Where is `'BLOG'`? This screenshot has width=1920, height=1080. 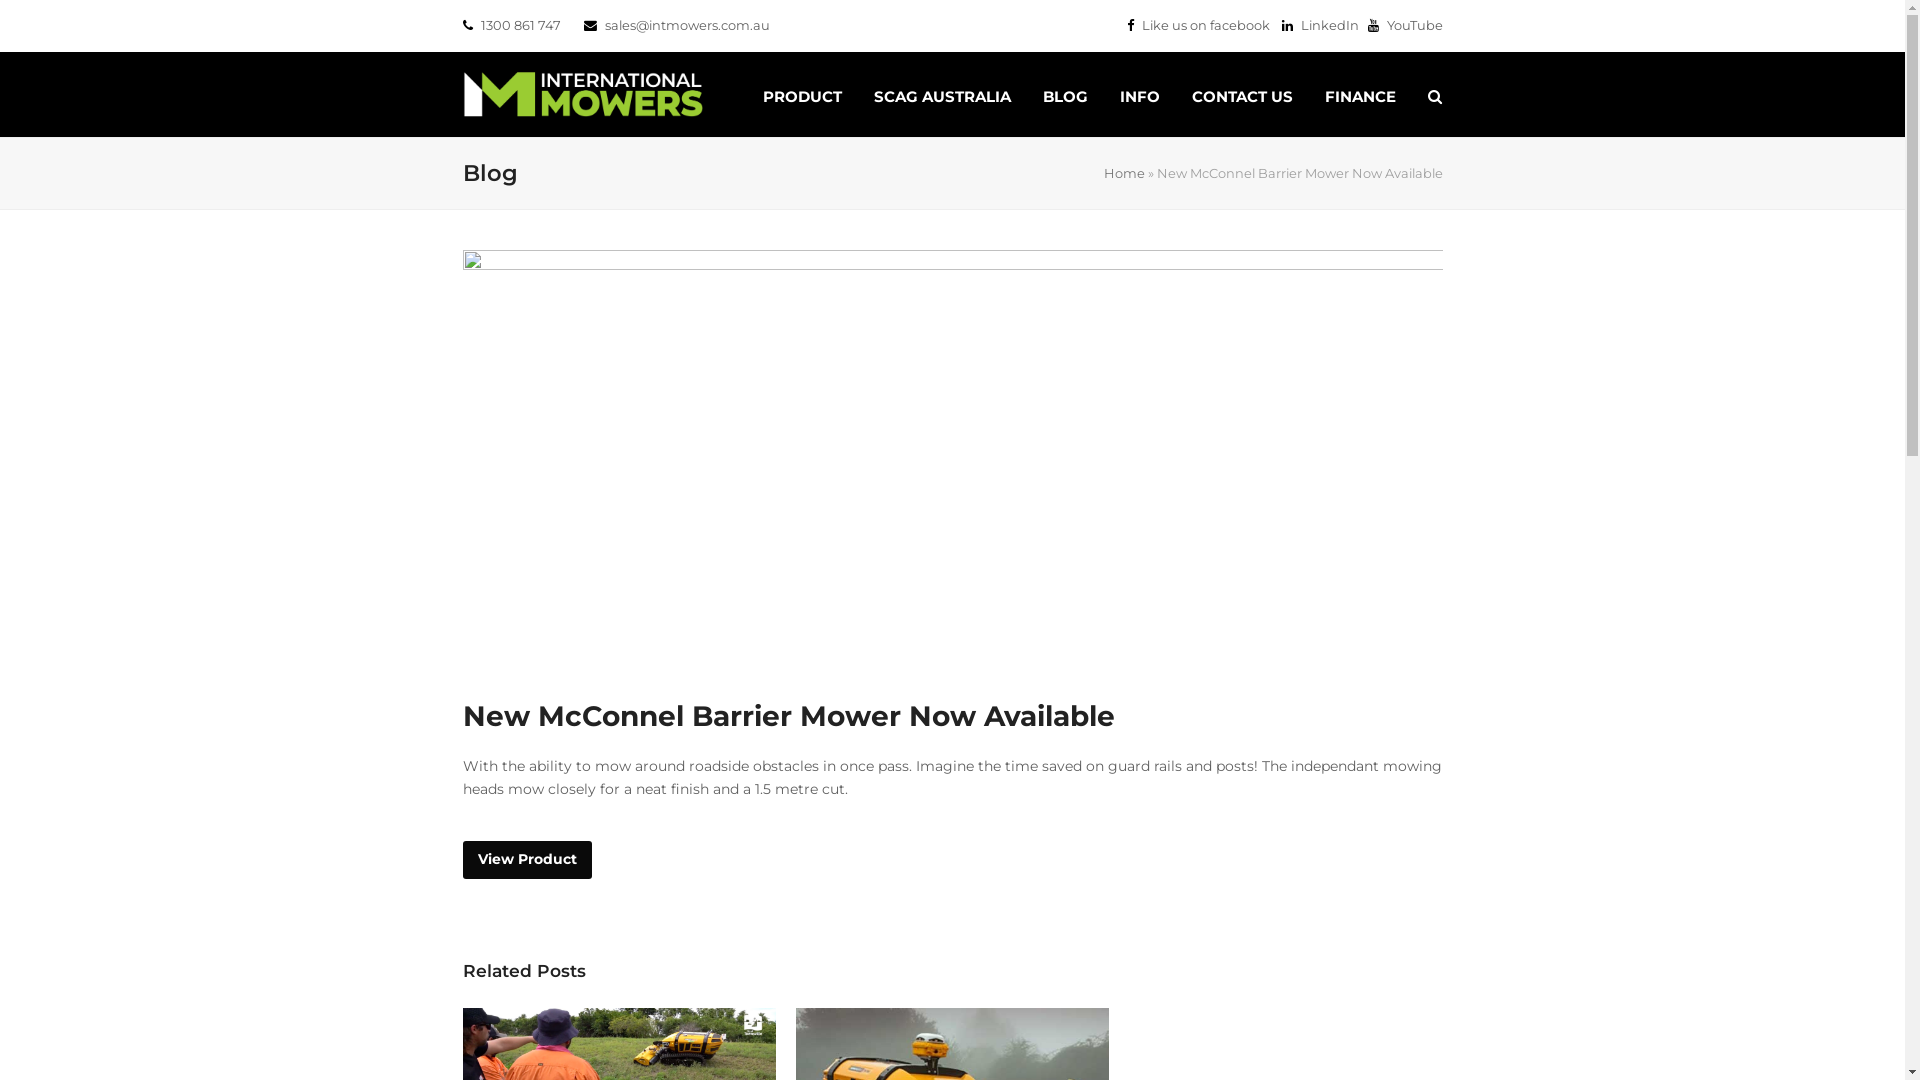
'BLOG' is located at coordinates (1063, 93).